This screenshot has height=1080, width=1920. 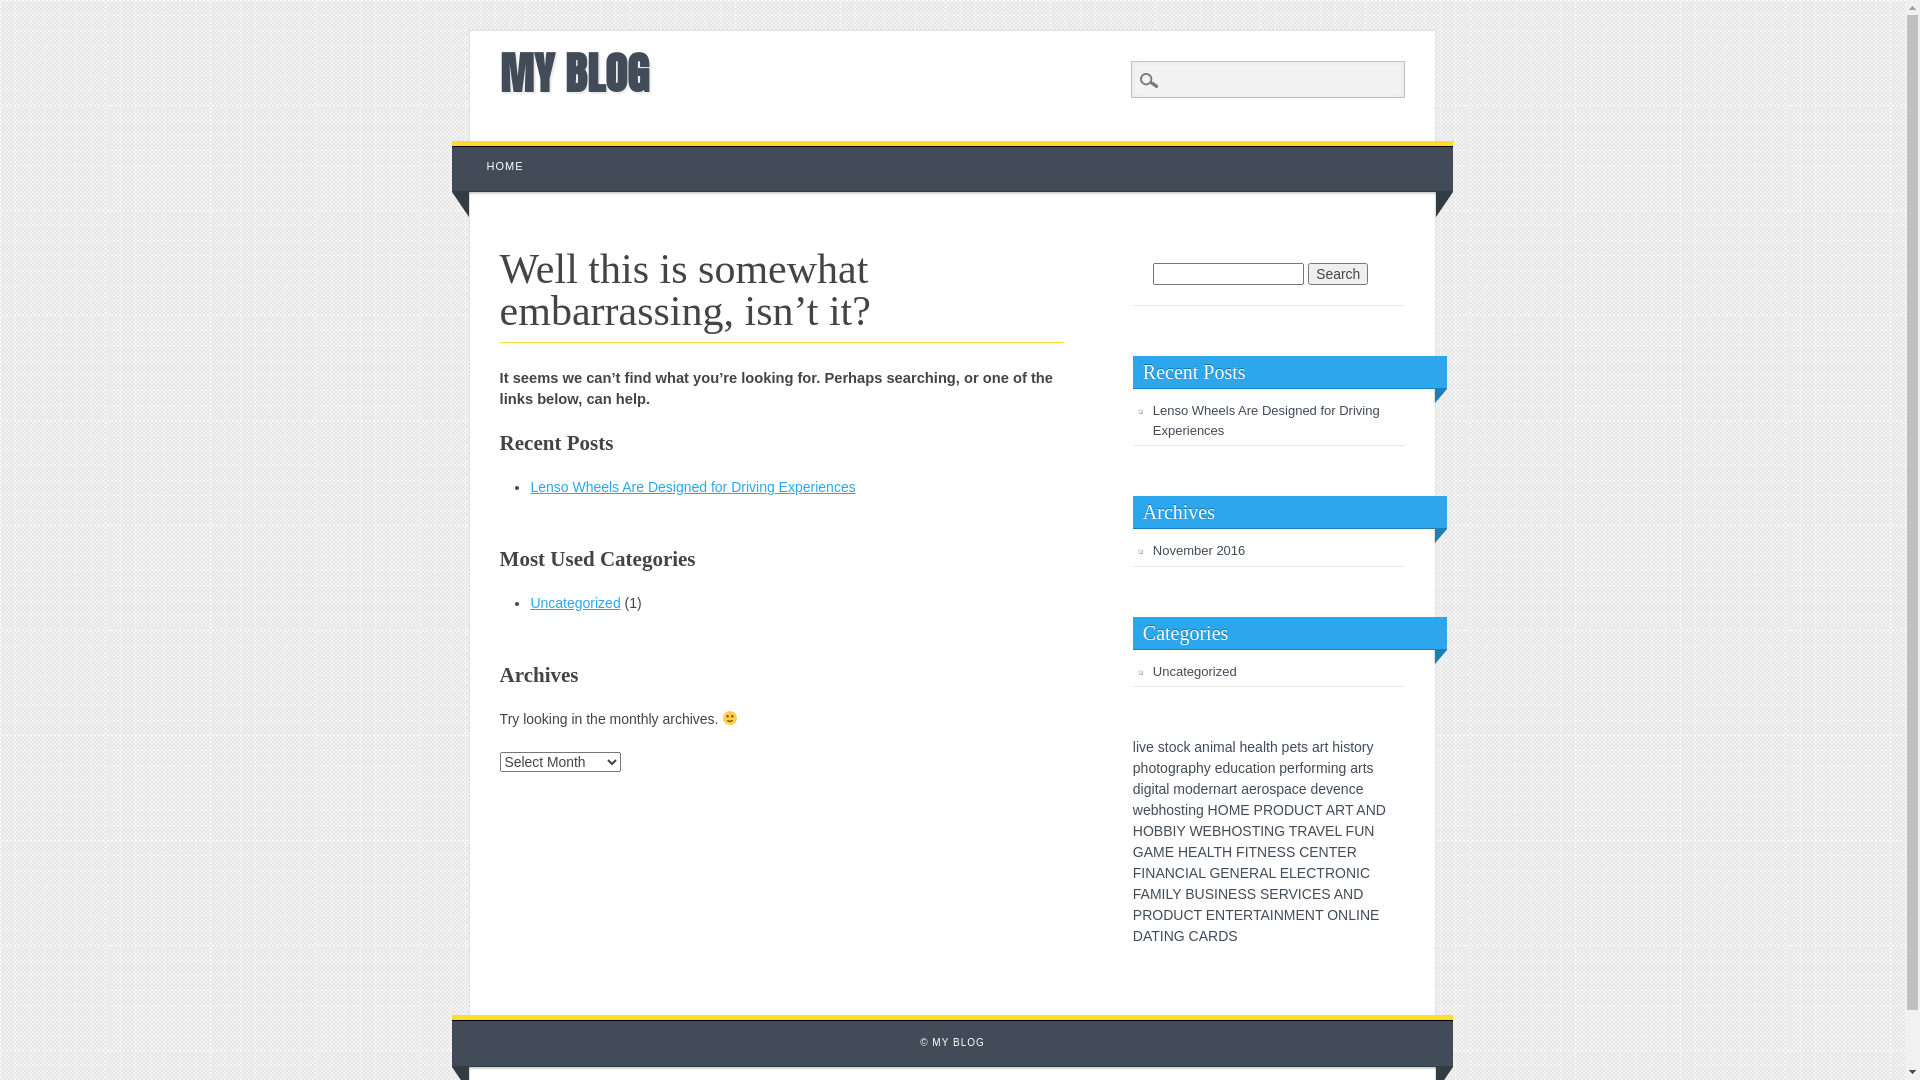 I want to click on 't', so click(x=1180, y=810).